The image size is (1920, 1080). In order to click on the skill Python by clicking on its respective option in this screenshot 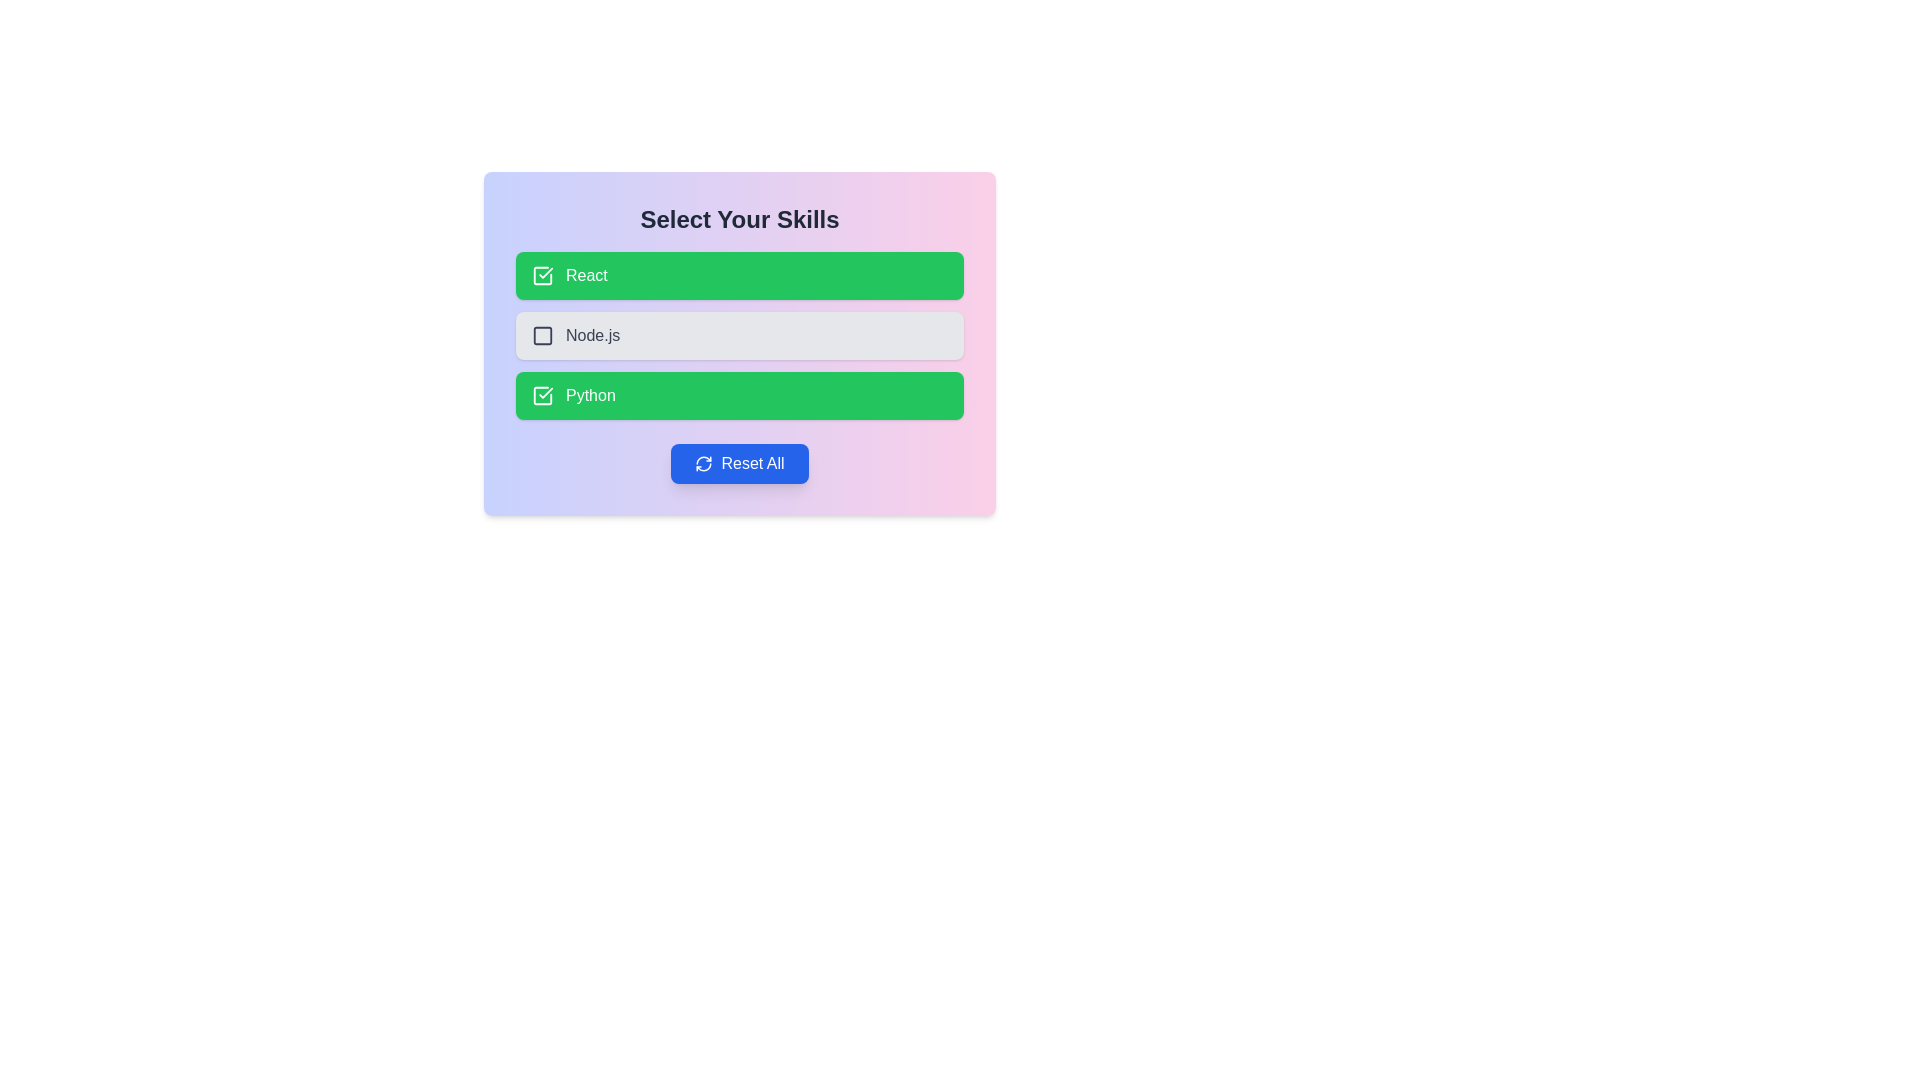, I will do `click(738, 396)`.